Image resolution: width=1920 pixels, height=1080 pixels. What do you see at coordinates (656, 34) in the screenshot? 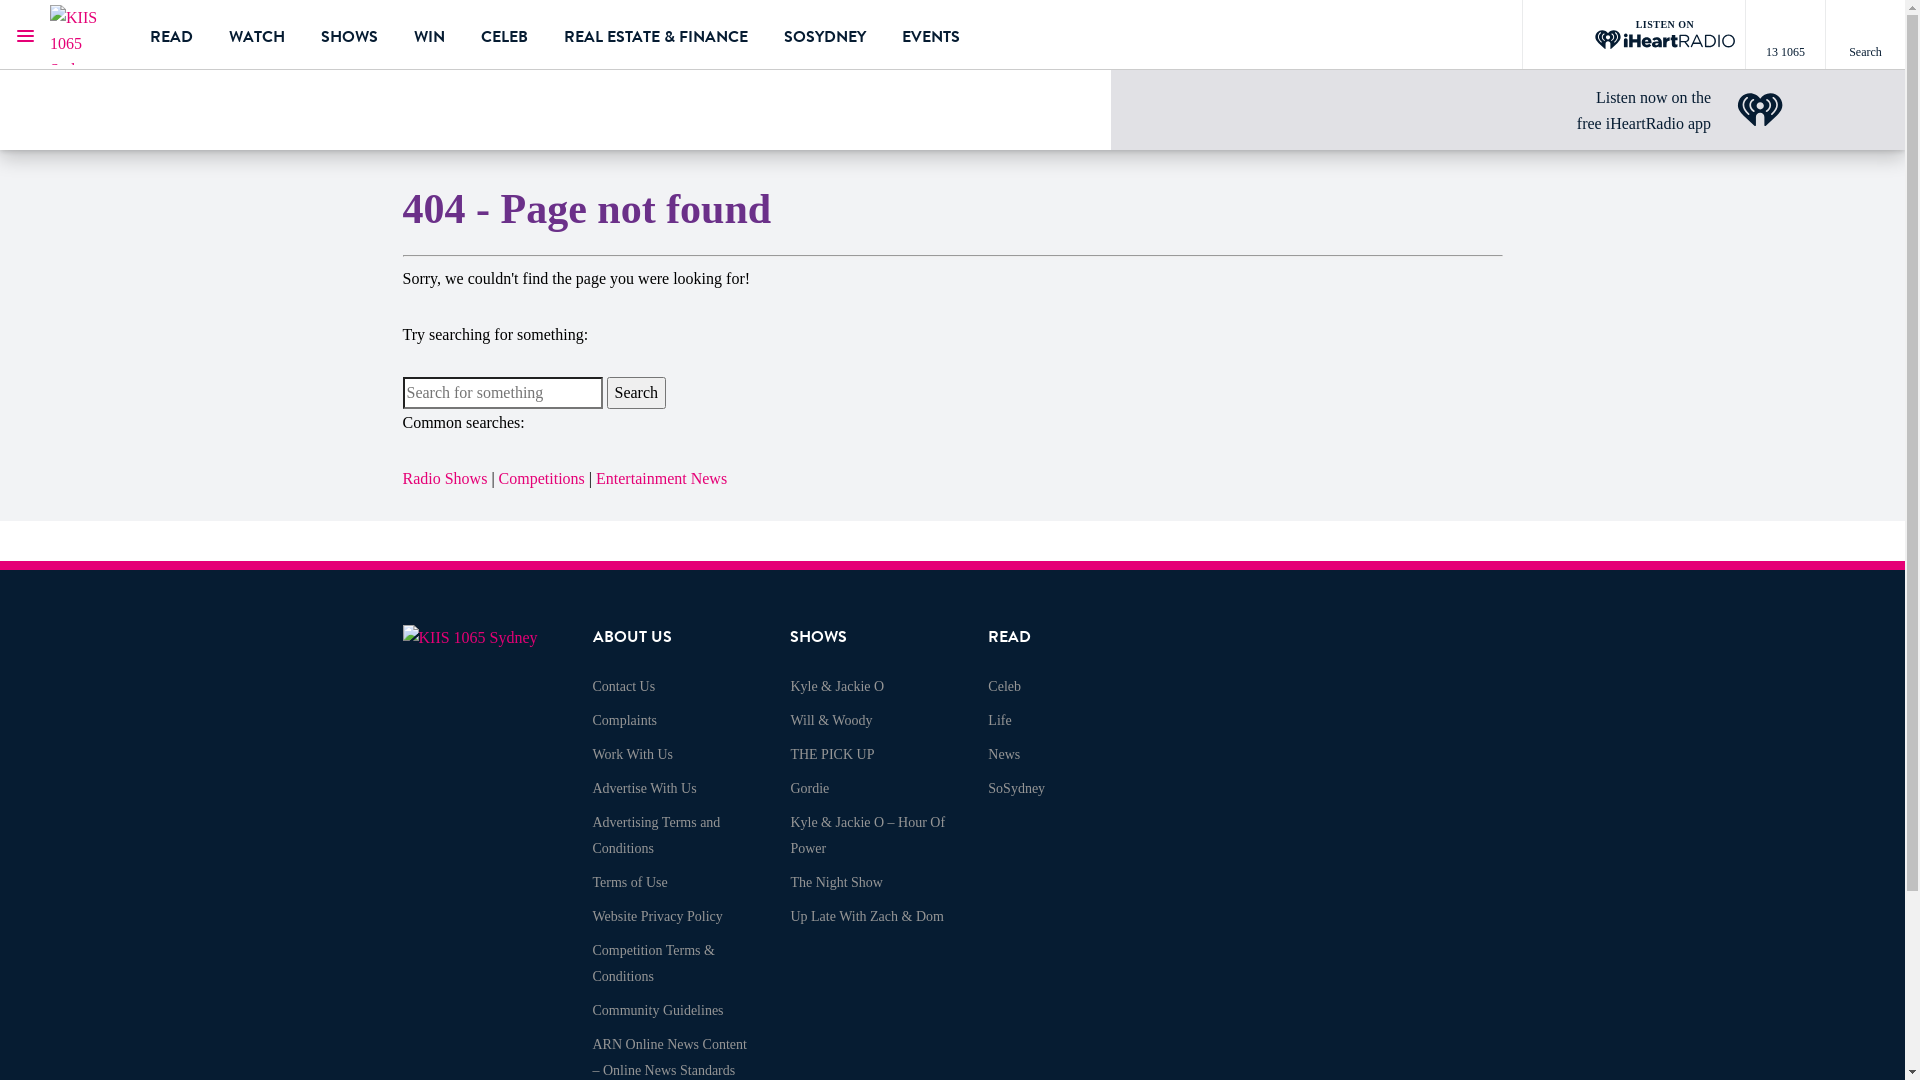
I see `'REAL ESTATE & FINANCE'` at bounding box center [656, 34].